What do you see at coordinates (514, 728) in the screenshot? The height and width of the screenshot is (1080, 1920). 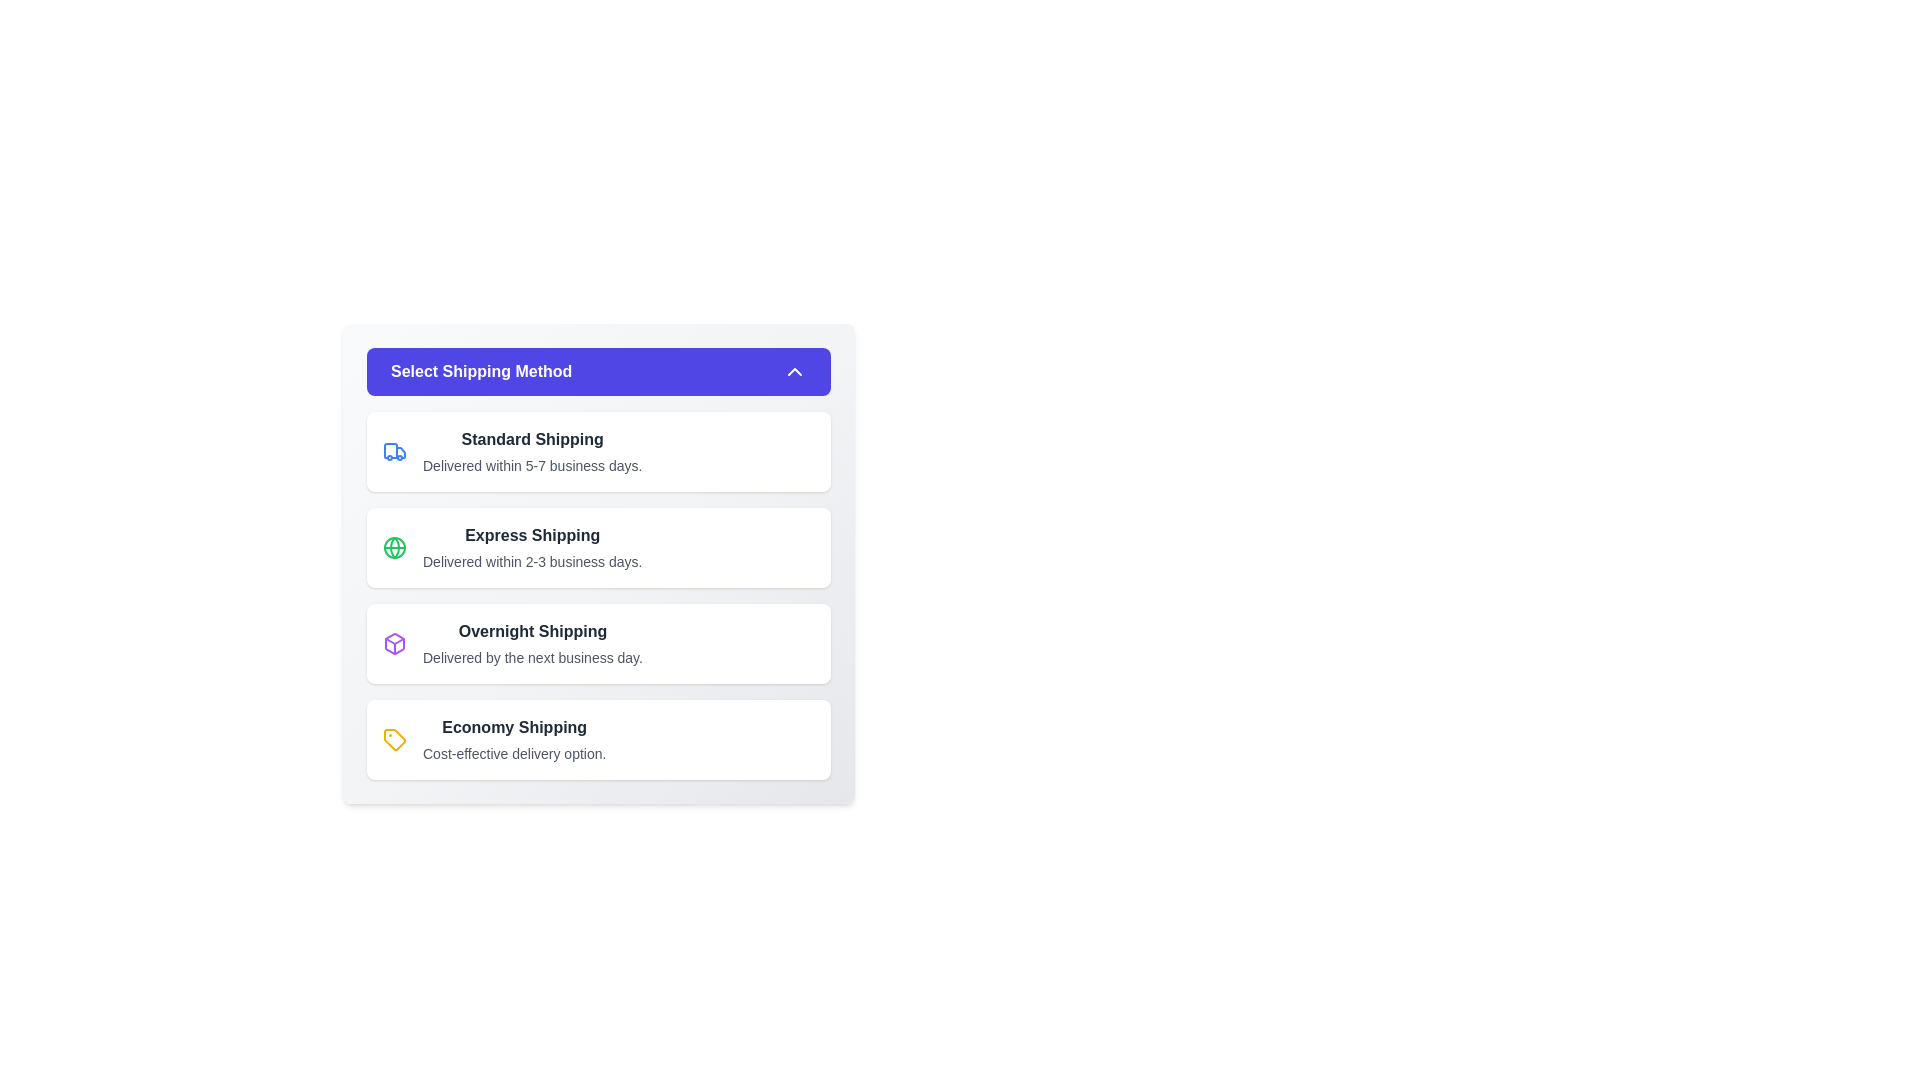 I see `text label that identifies the shipping option, located above the descriptive text 'Cost-effective delivery option' in the 'Select Shipping Method' section` at bounding box center [514, 728].